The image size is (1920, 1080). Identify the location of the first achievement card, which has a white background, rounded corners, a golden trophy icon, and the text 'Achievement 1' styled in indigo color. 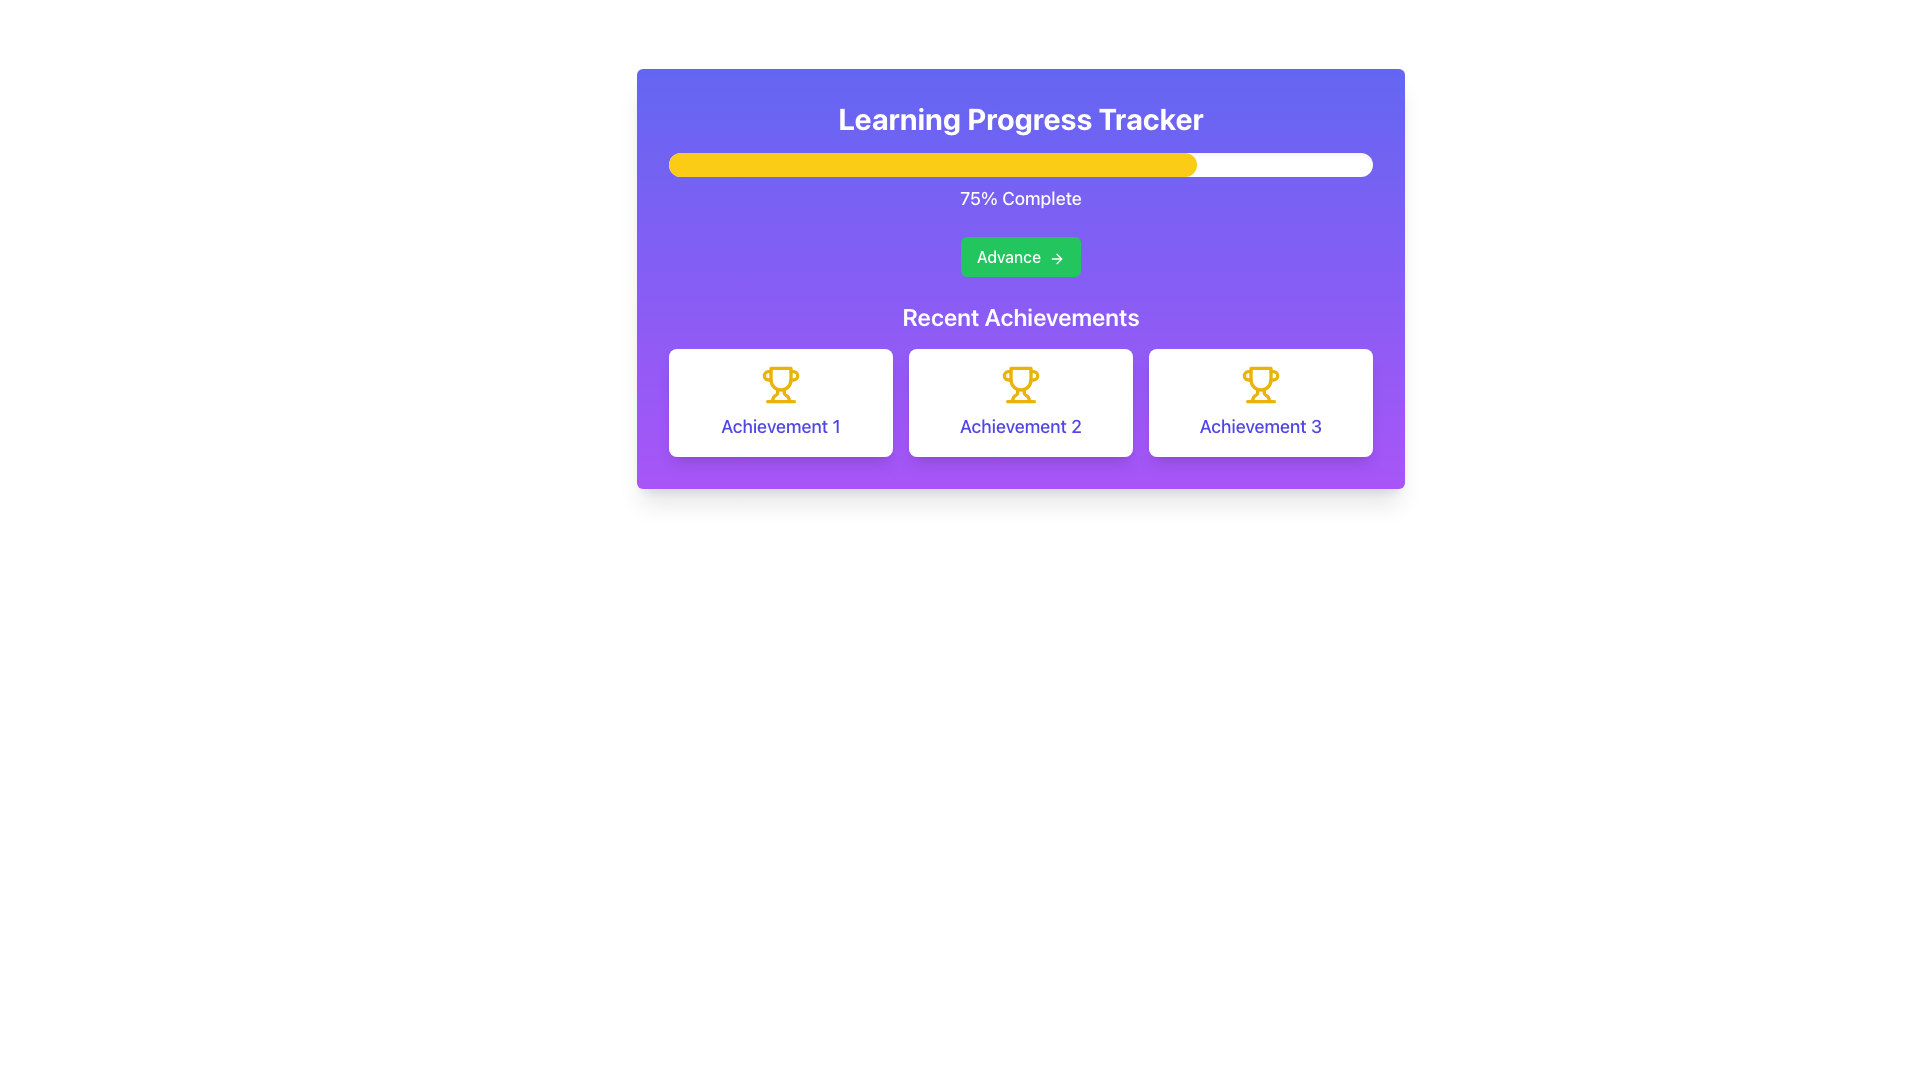
(780, 402).